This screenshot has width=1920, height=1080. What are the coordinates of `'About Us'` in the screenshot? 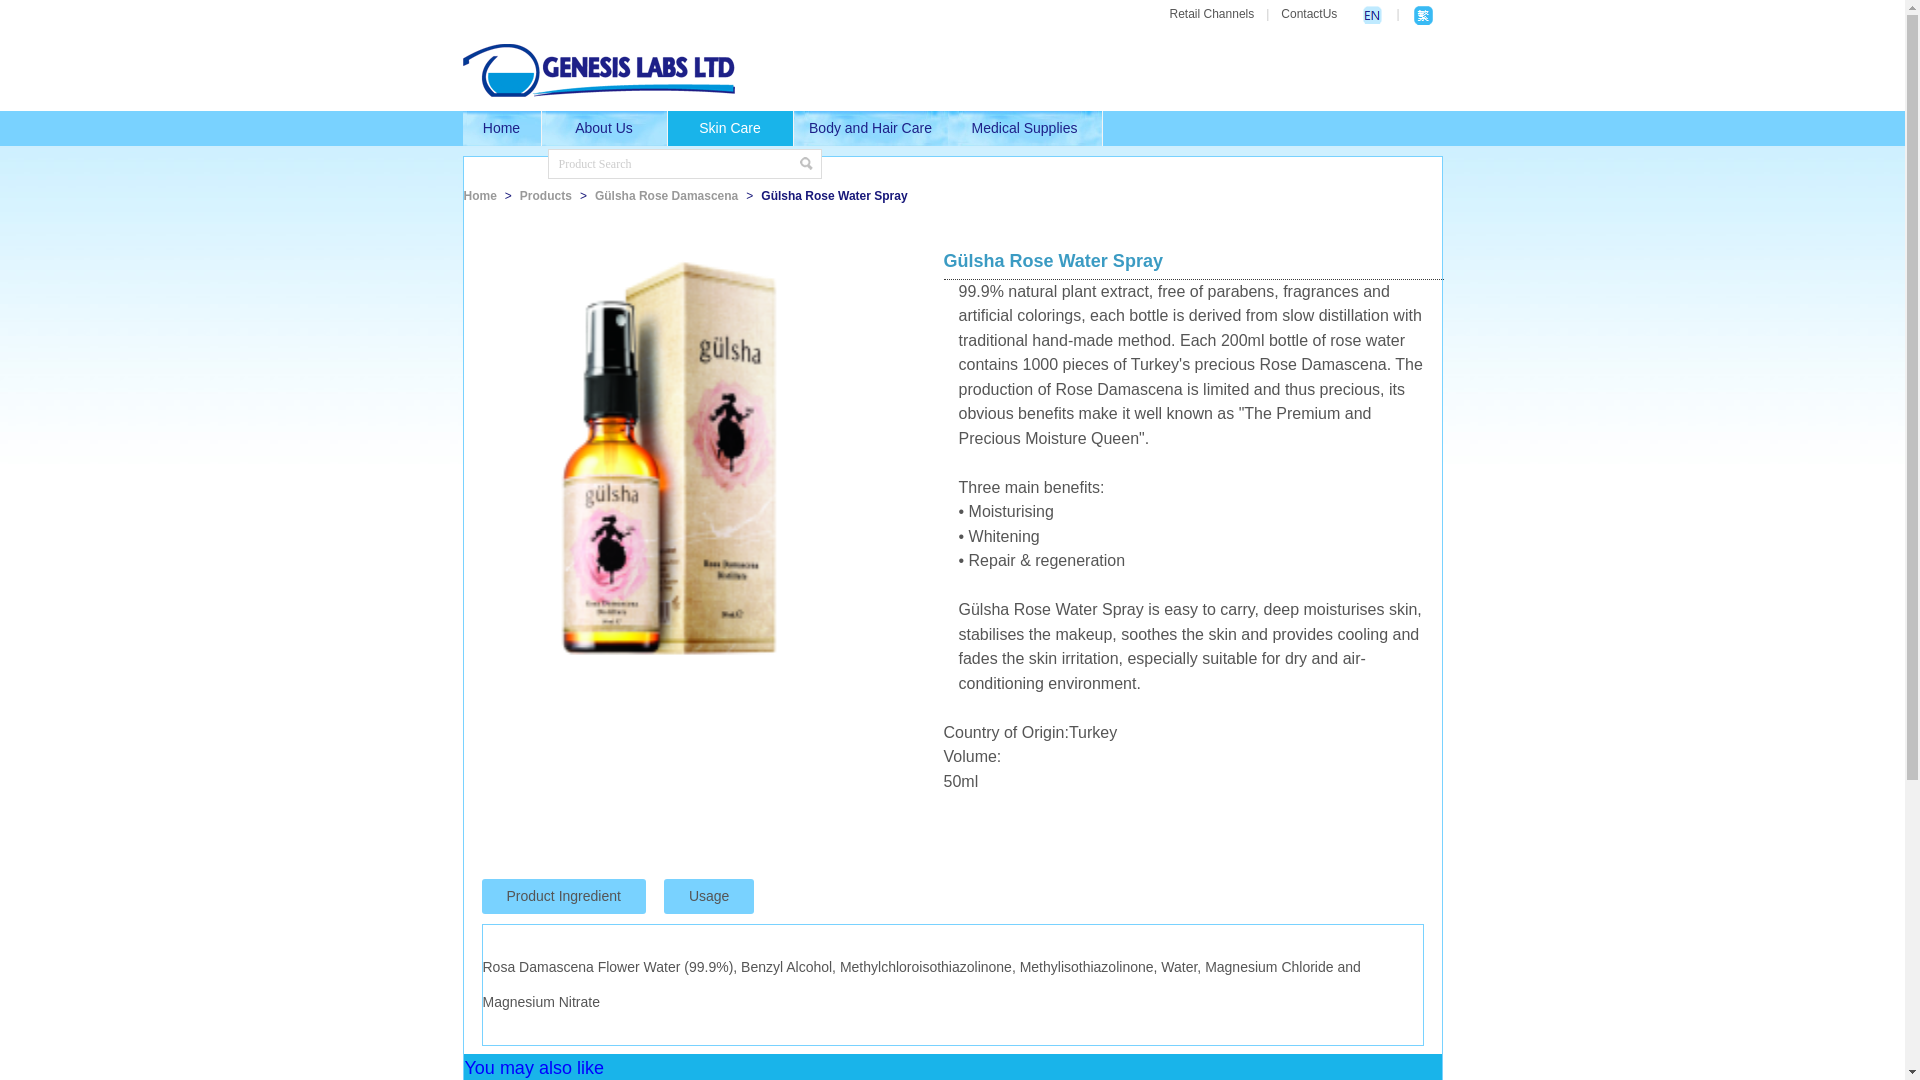 It's located at (542, 128).